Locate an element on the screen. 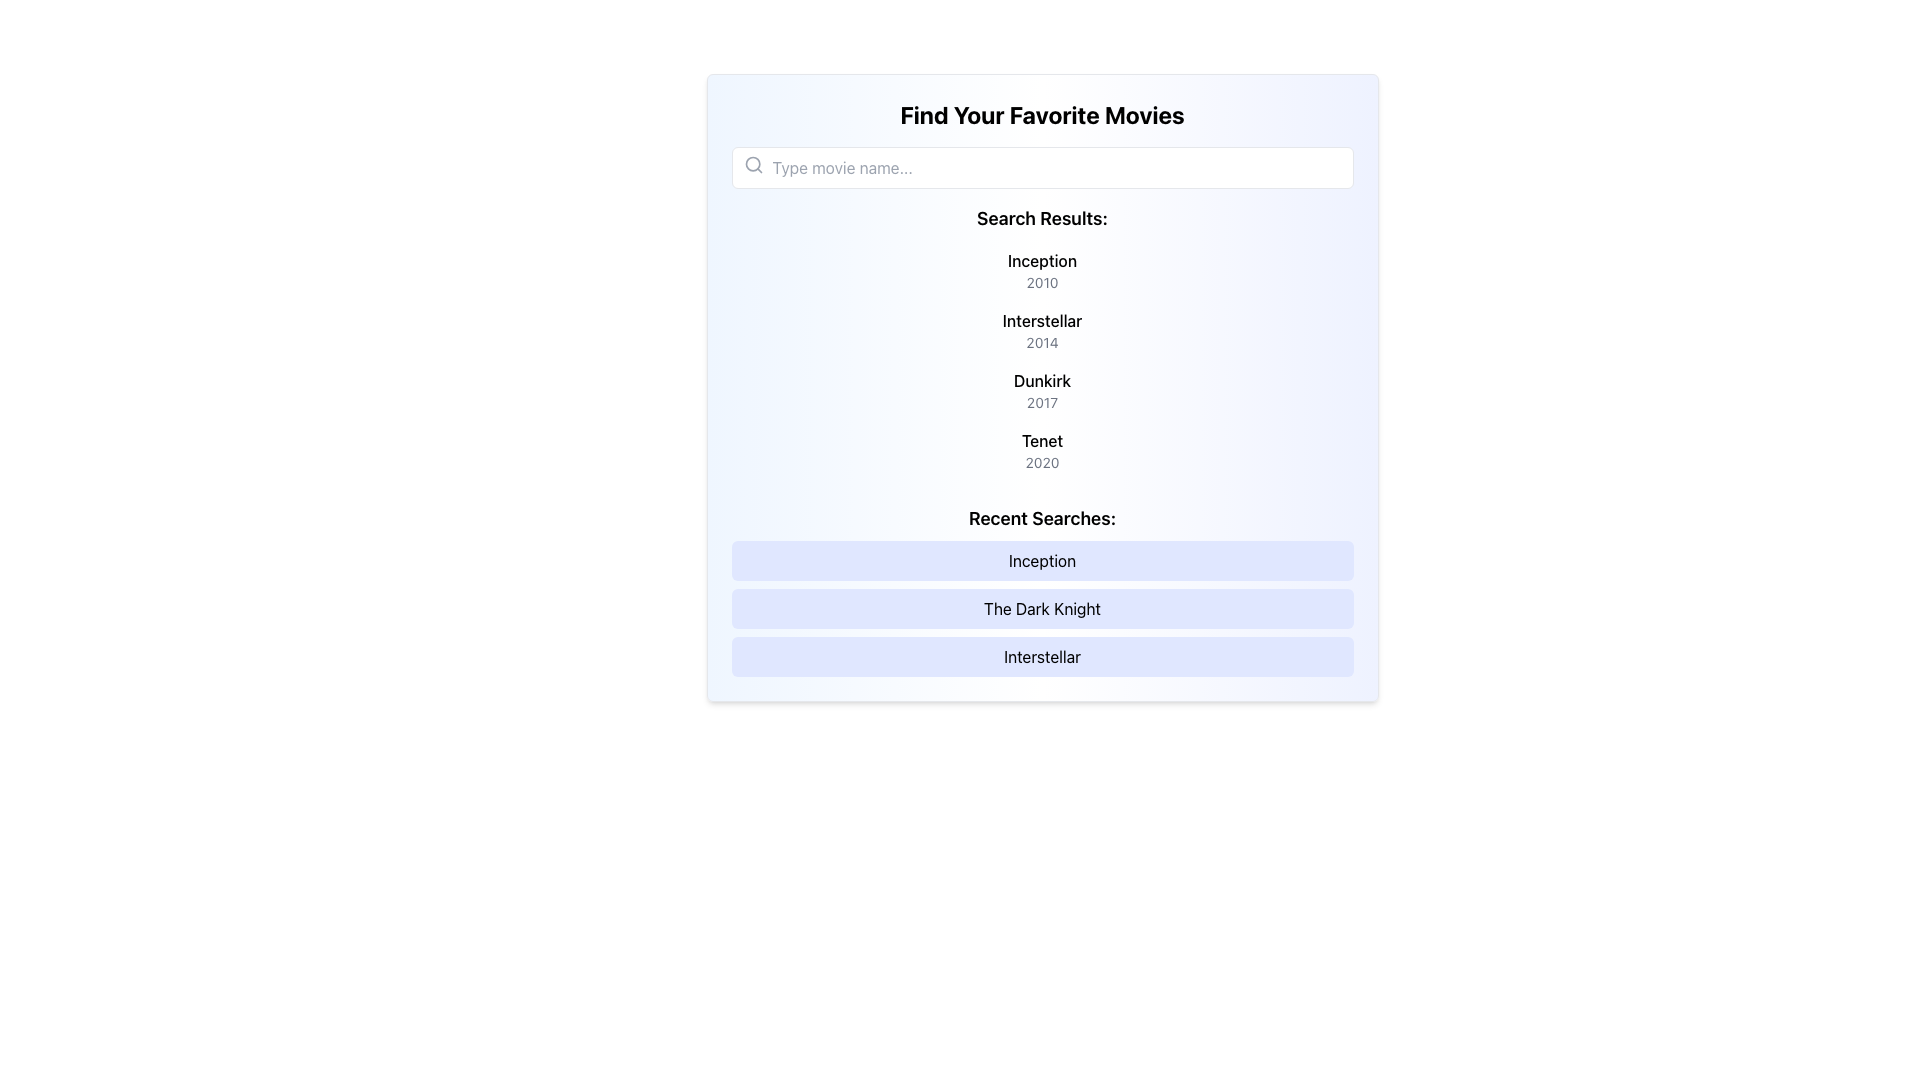  the second movie result list item displaying its title and release year is located at coordinates (1041, 330).